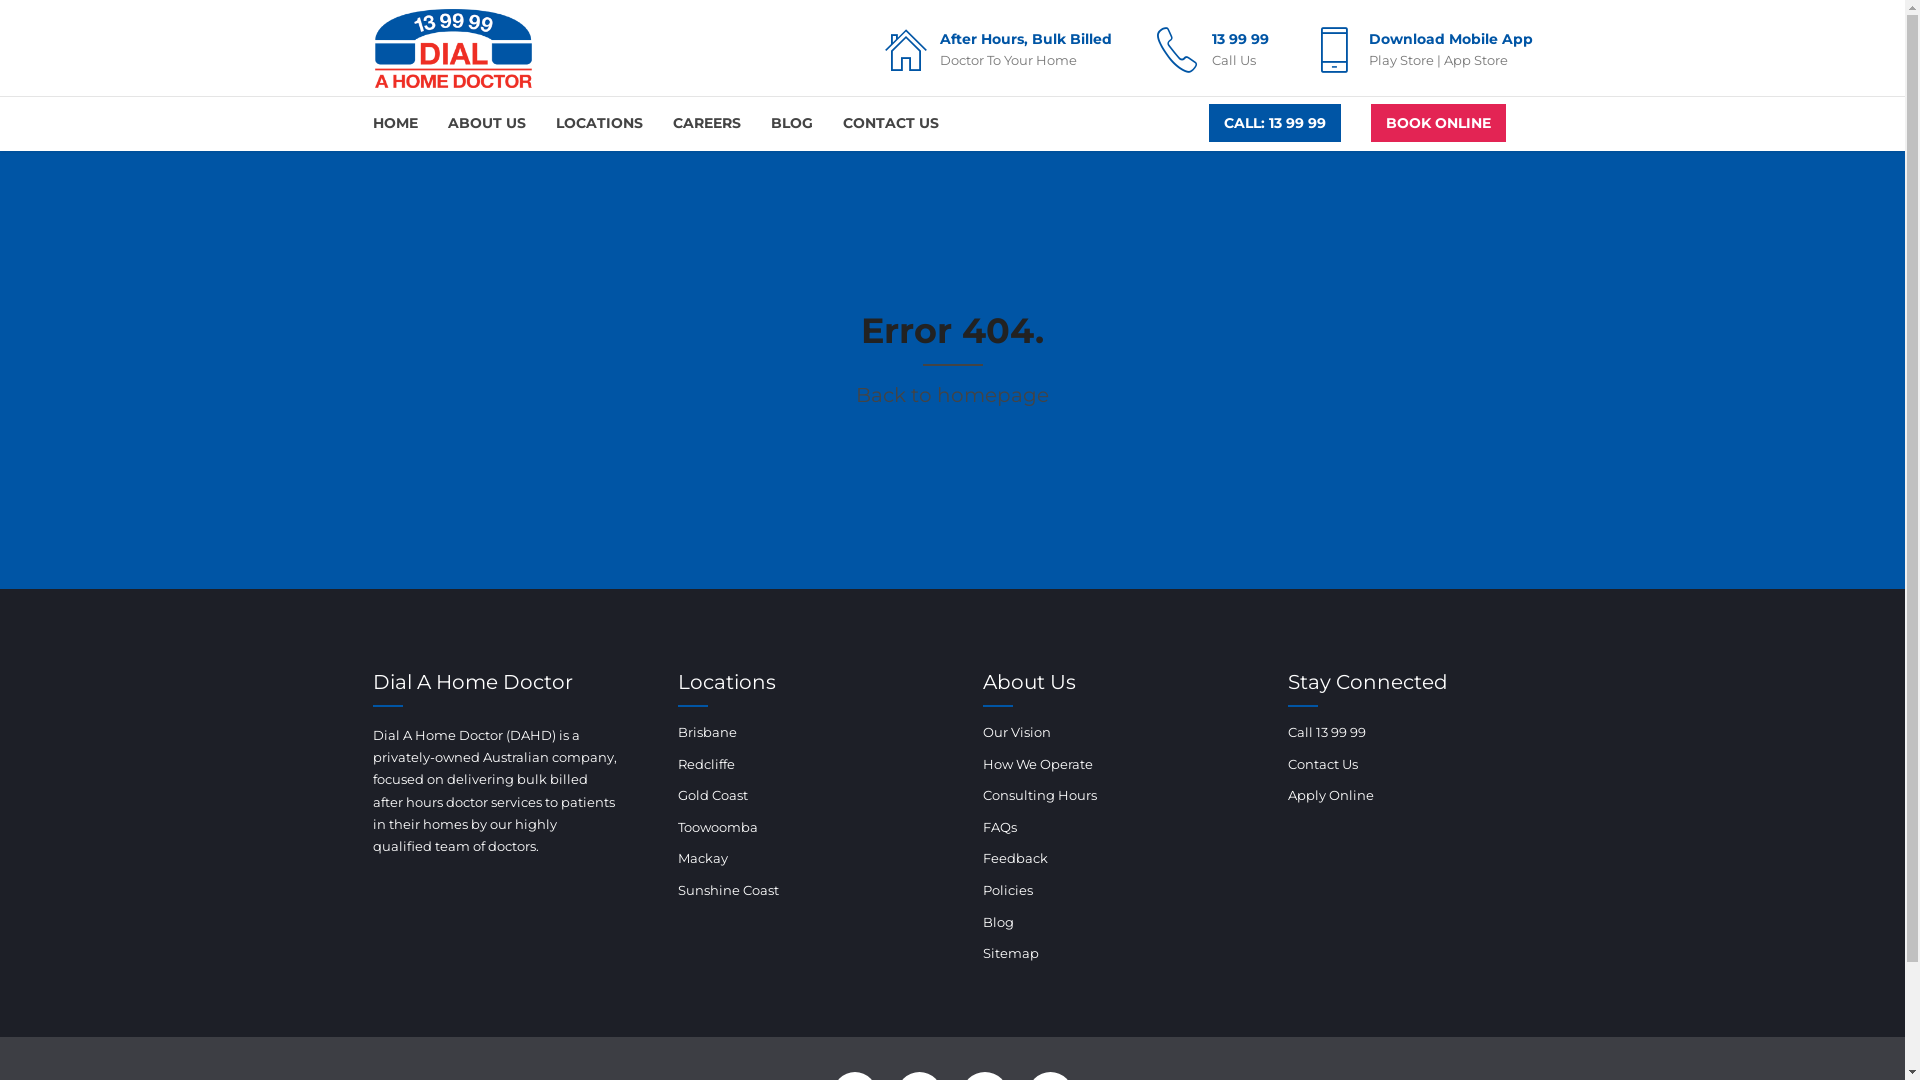 The width and height of the screenshot is (1920, 1080). I want to click on 'Toowoomba', so click(677, 826).